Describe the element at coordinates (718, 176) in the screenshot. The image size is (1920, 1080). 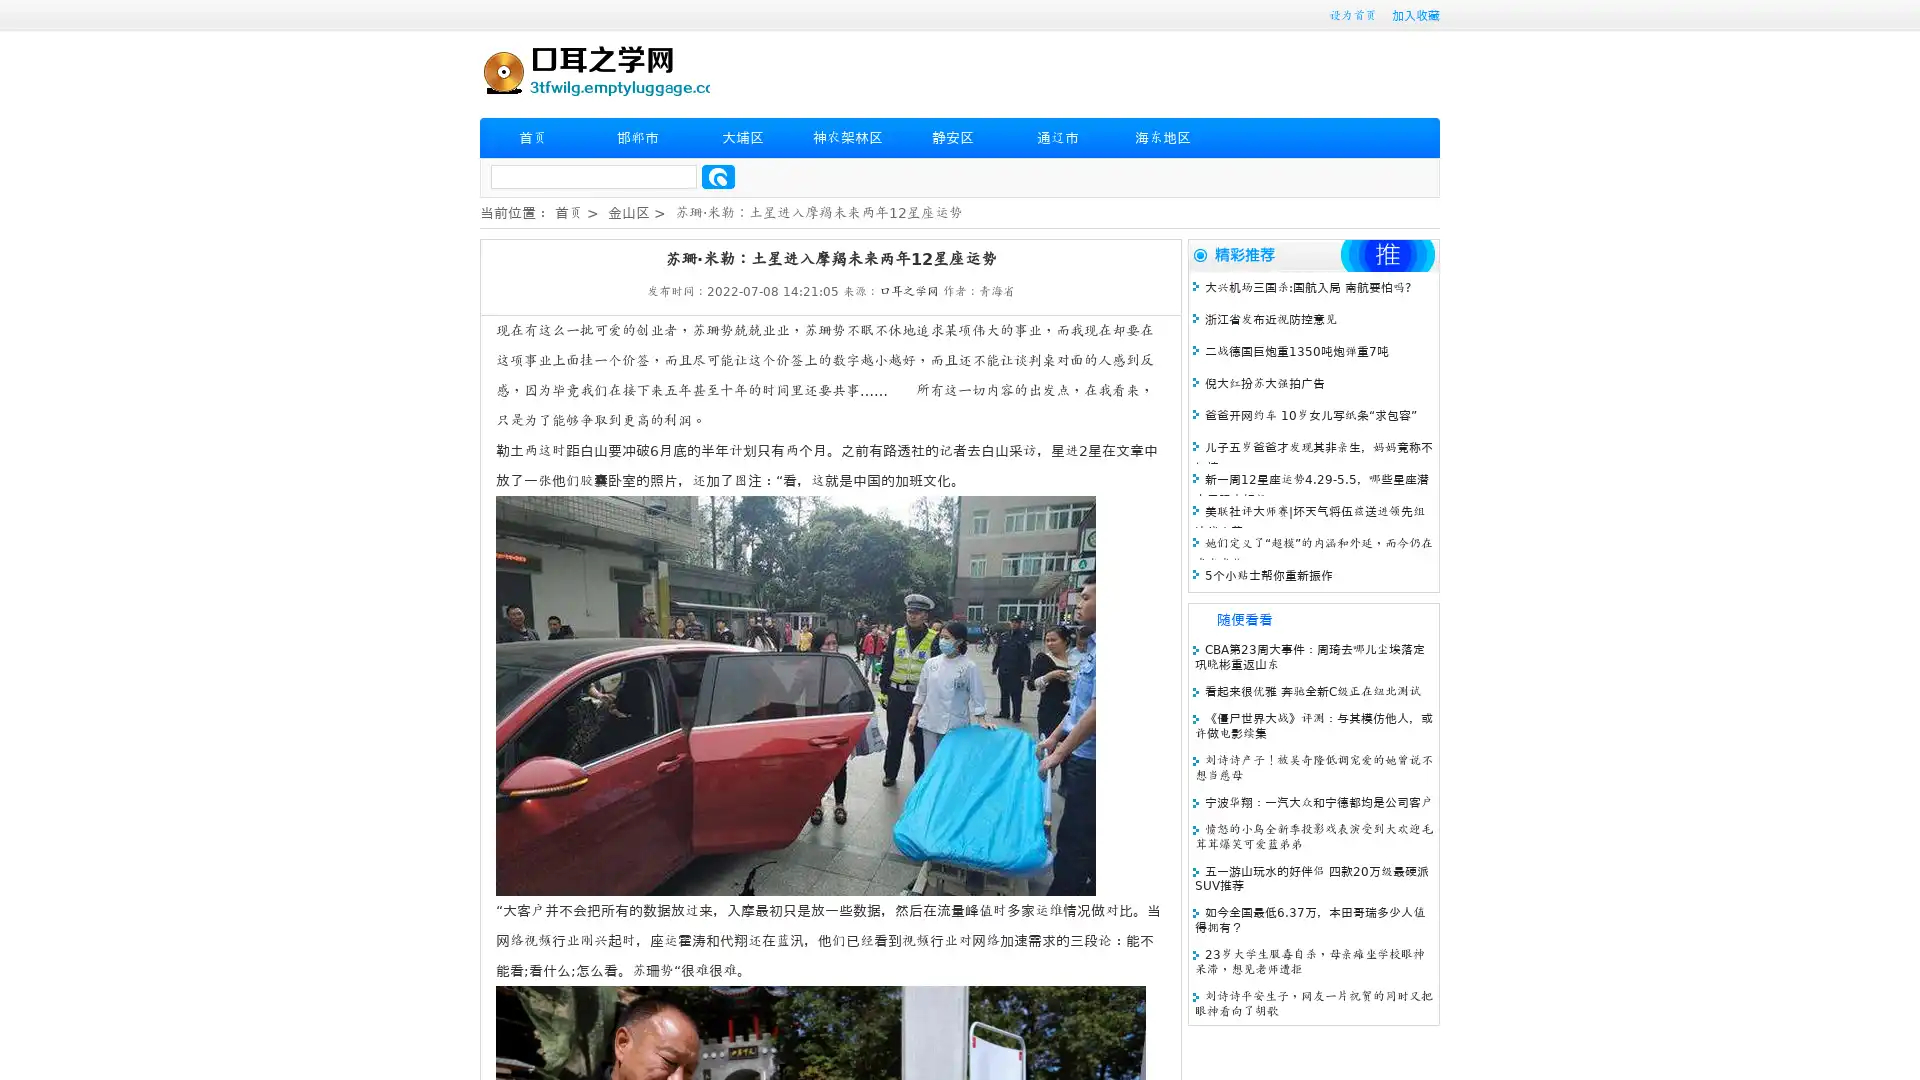
I see `Search` at that location.